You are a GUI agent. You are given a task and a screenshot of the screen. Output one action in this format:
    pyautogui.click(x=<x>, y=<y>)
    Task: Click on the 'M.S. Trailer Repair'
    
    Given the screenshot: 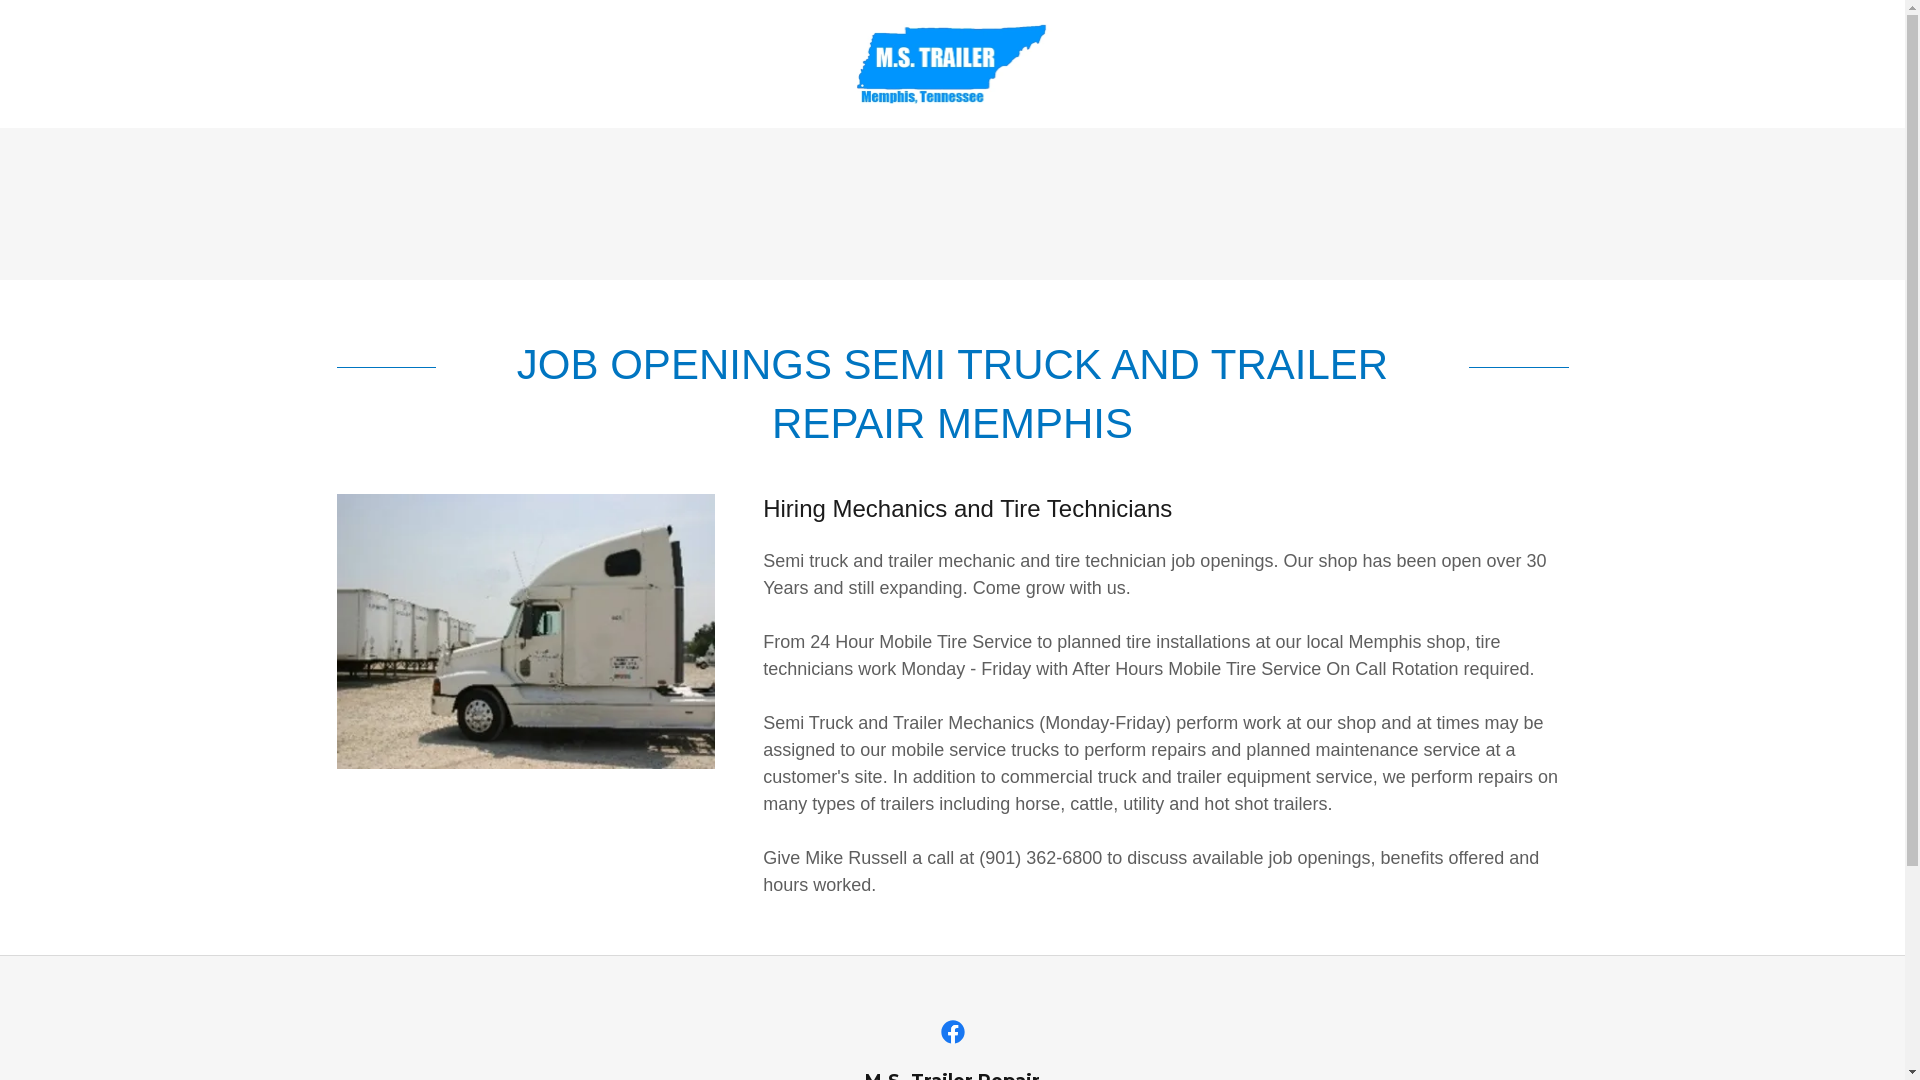 What is the action you would take?
    pyautogui.click(x=952, y=61)
    